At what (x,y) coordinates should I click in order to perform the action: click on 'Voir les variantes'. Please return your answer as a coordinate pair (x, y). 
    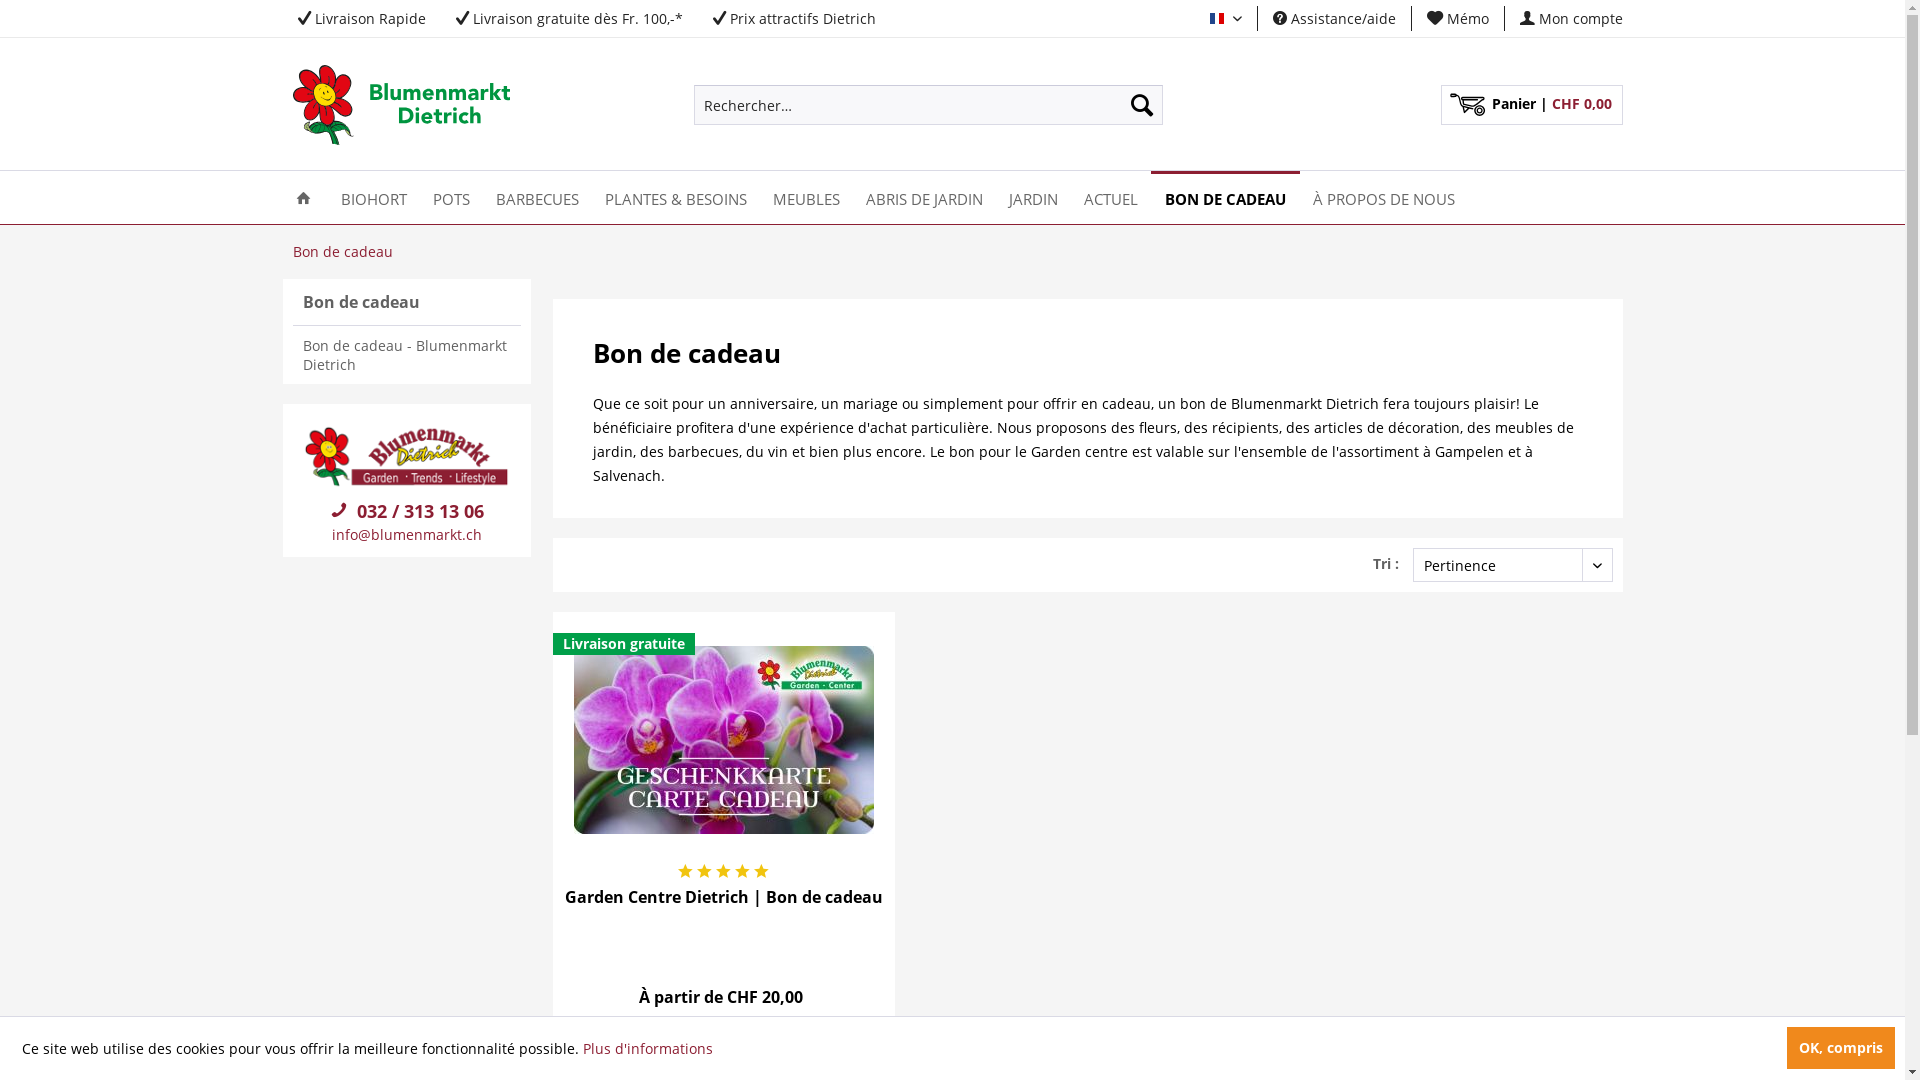
    Looking at the image, I should click on (723, 1044).